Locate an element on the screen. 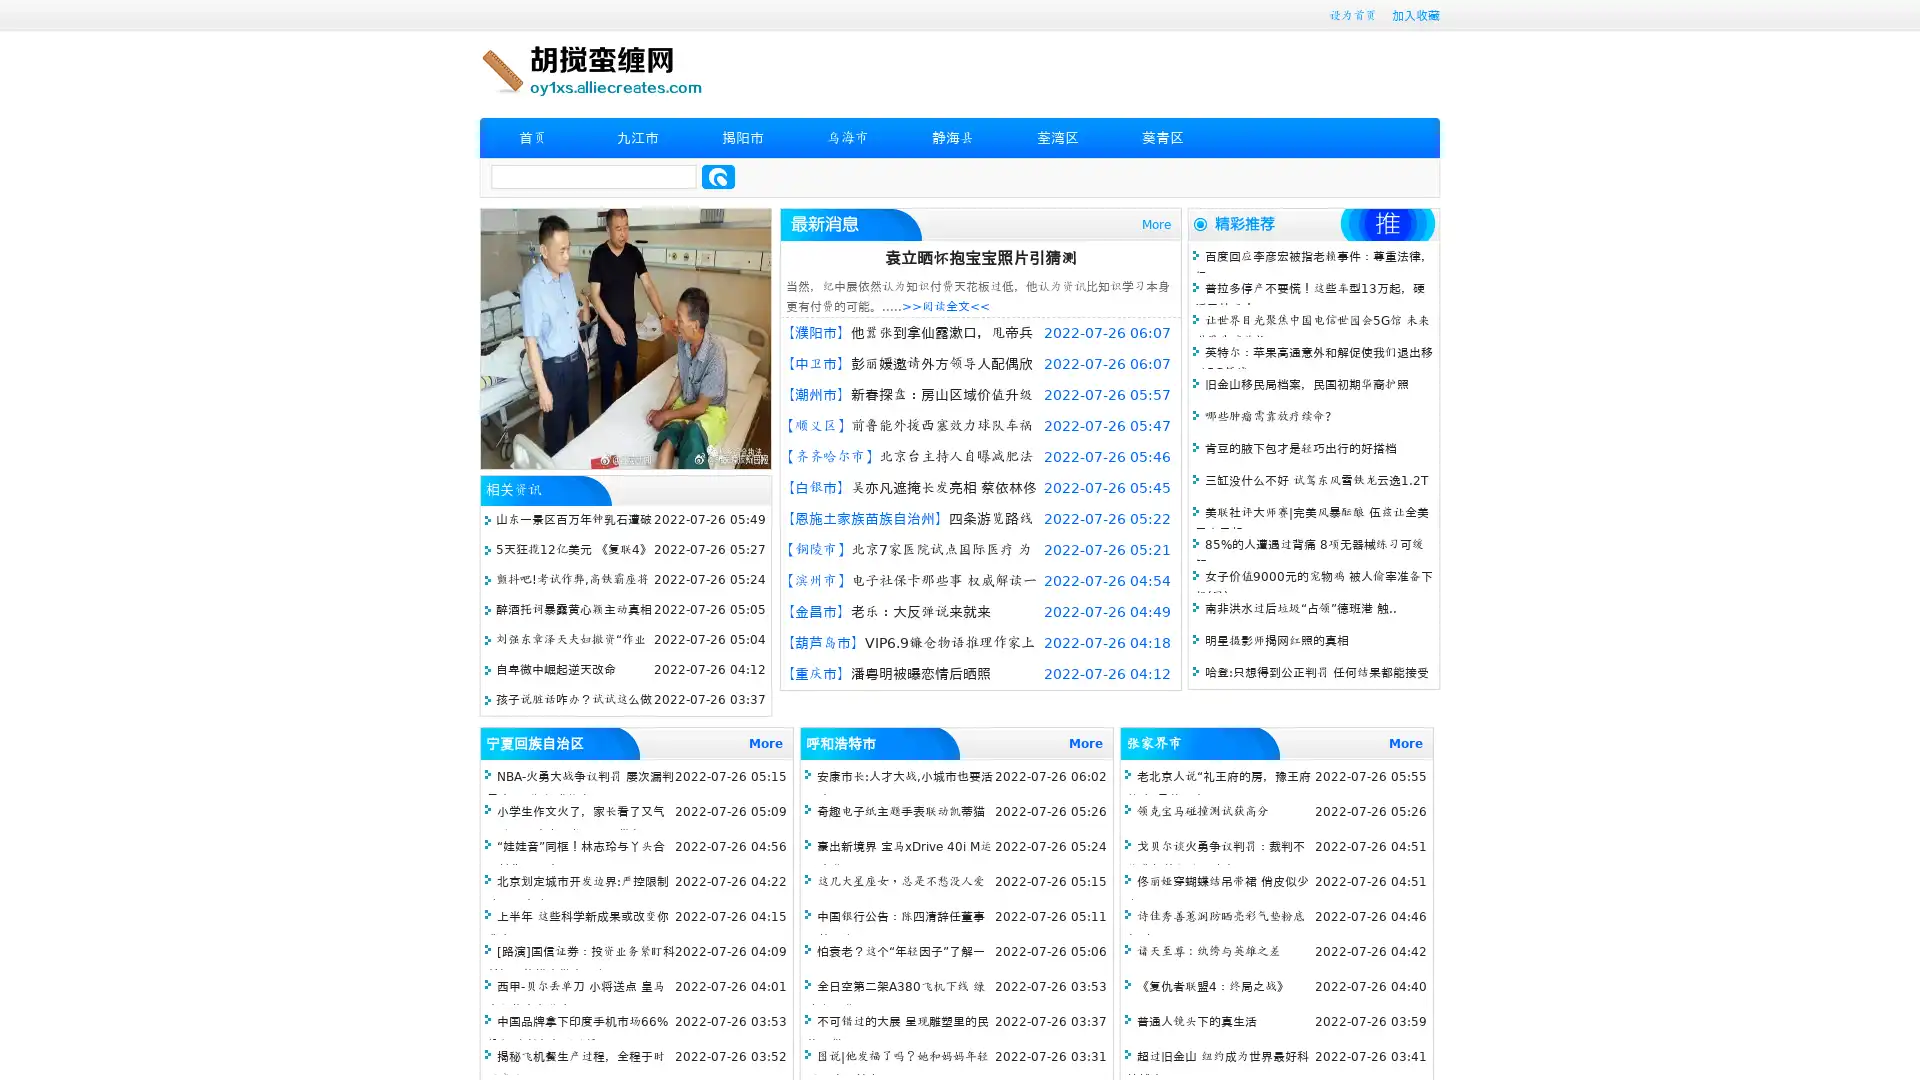 This screenshot has width=1920, height=1080. Search is located at coordinates (718, 176).